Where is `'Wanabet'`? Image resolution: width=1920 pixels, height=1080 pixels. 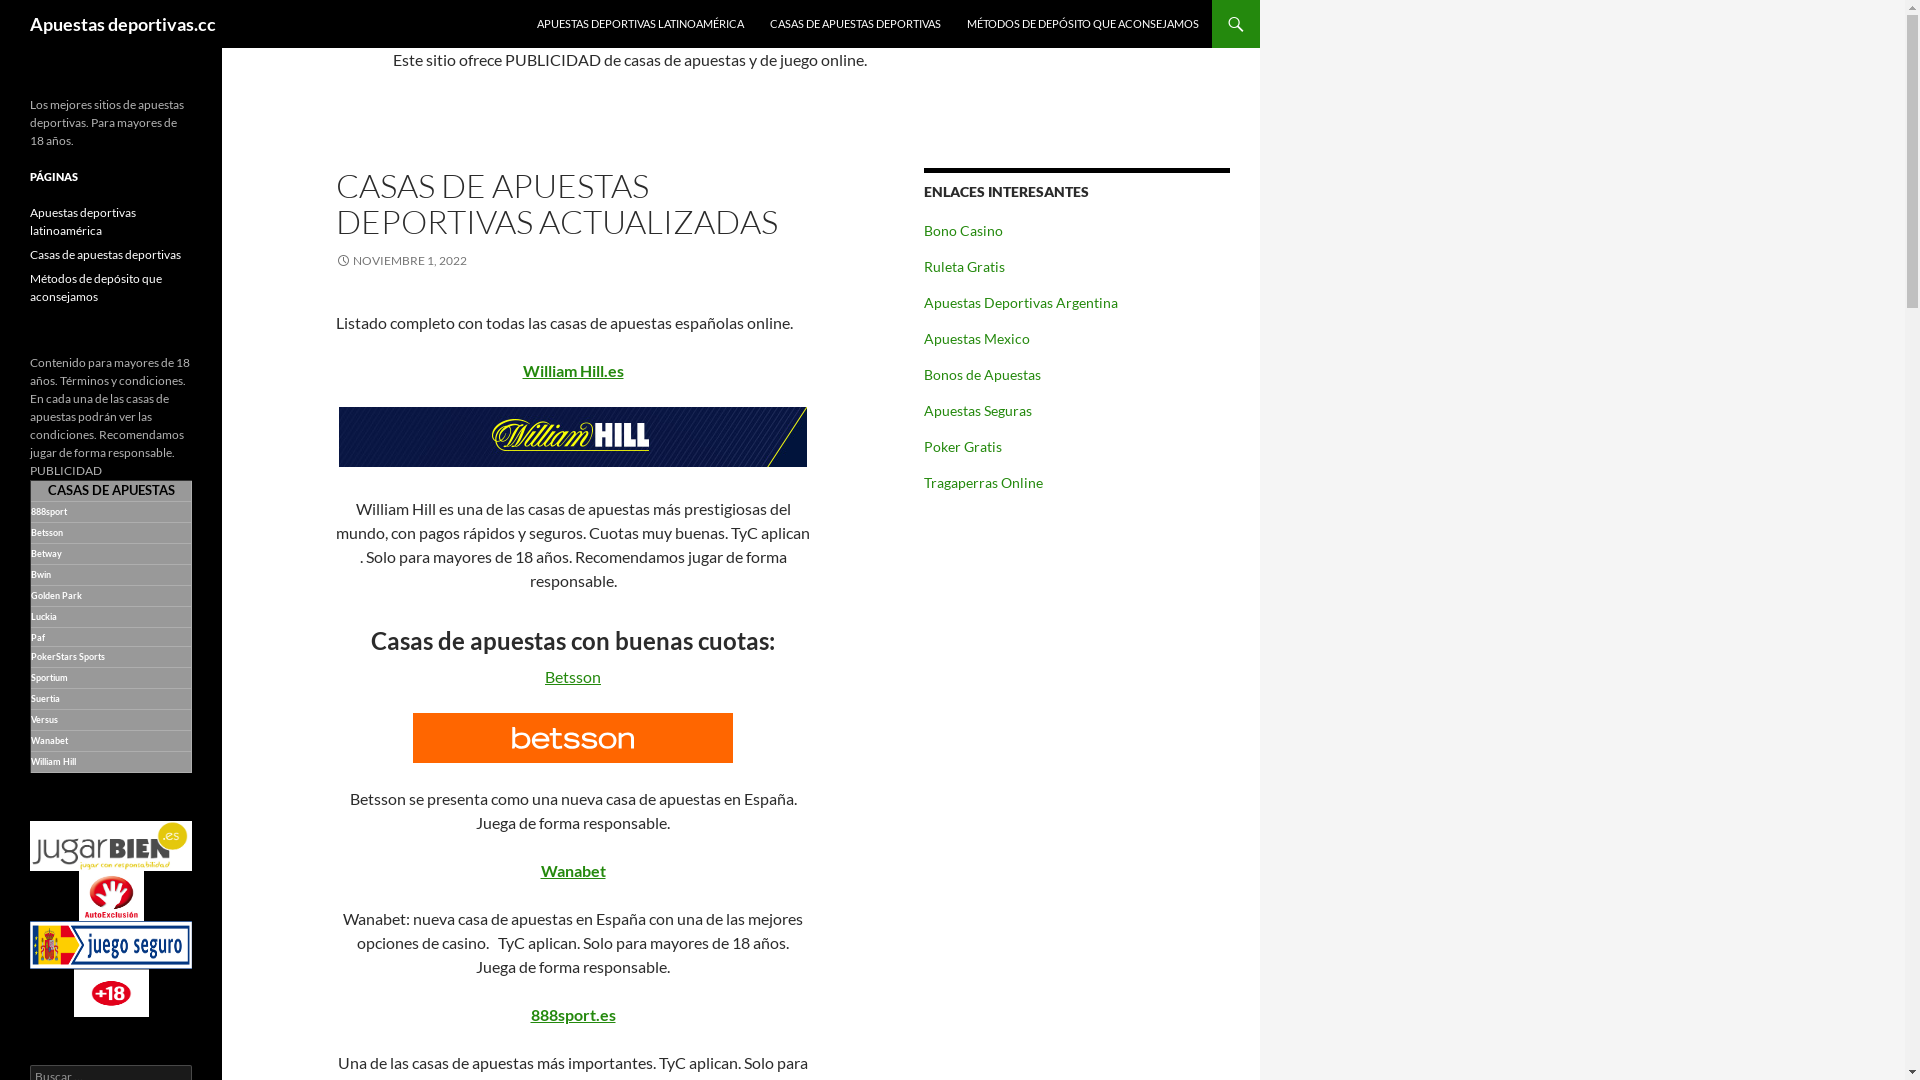
'Wanabet' is located at coordinates (571, 869).